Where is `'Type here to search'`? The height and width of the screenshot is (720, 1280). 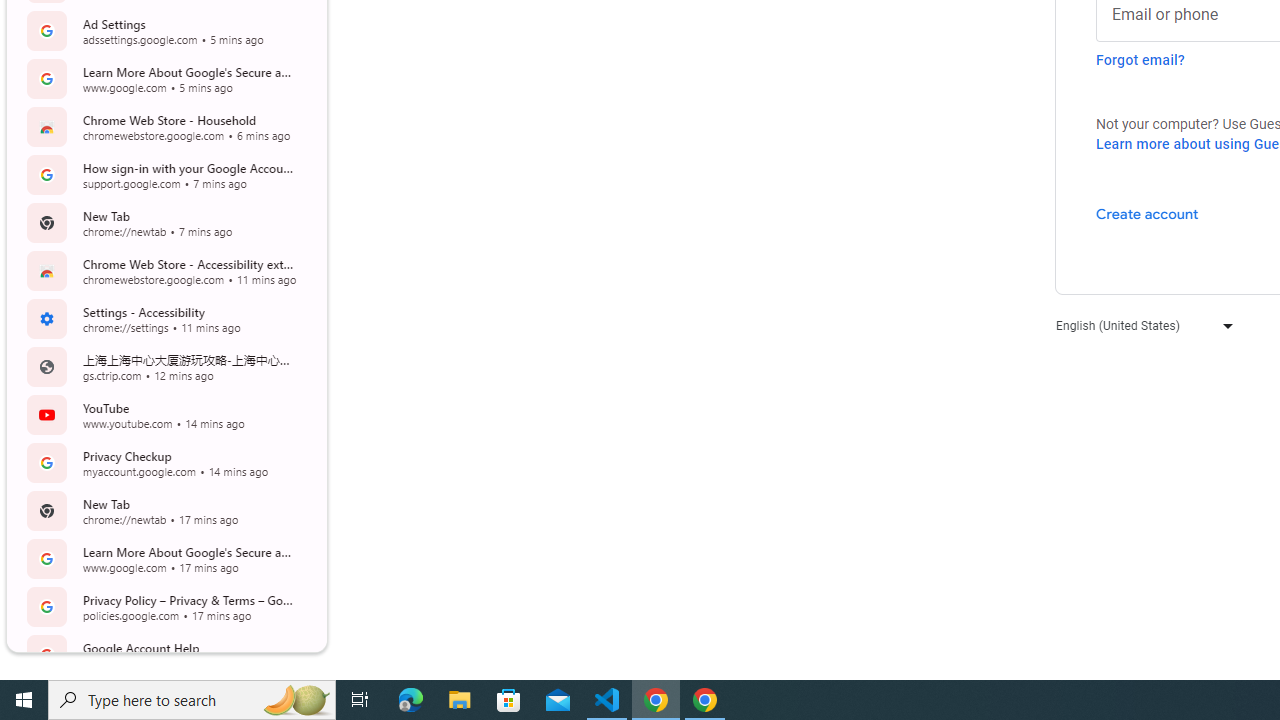
'Type here to search' is located at coordinates (192, 698).